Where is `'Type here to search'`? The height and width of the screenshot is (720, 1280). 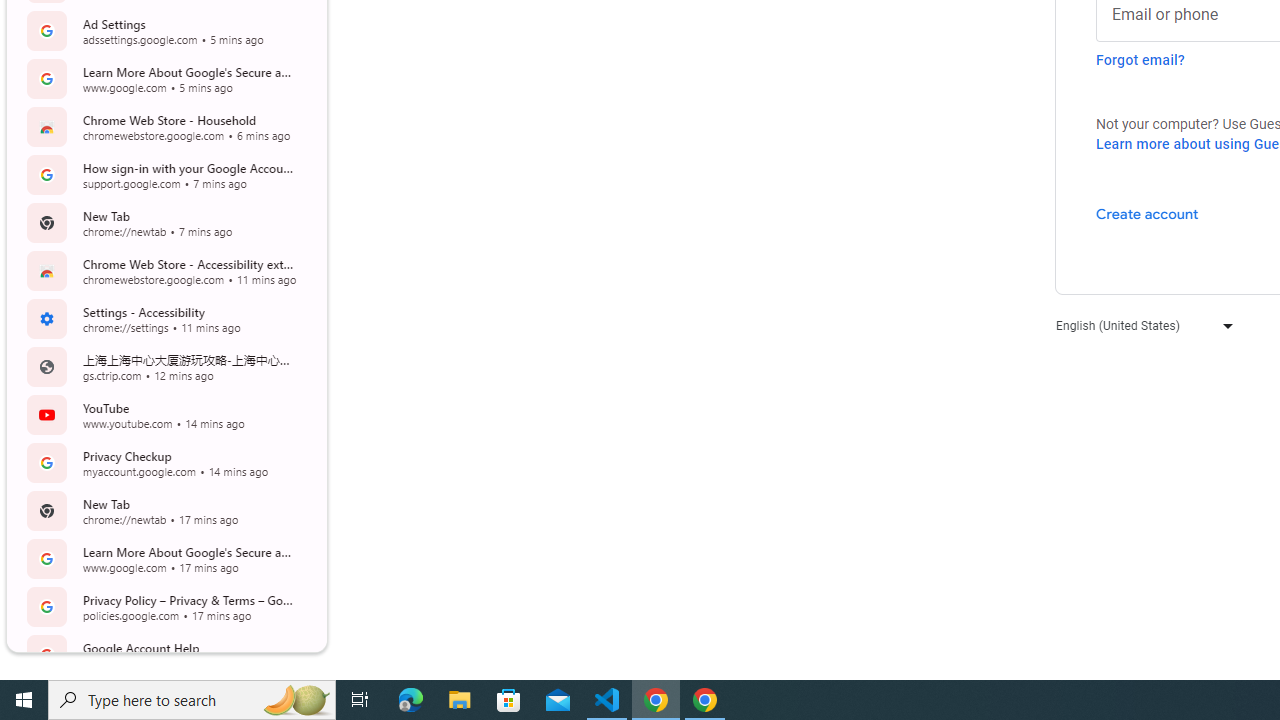
'Type here to search' is located at coordinates (192, 698).